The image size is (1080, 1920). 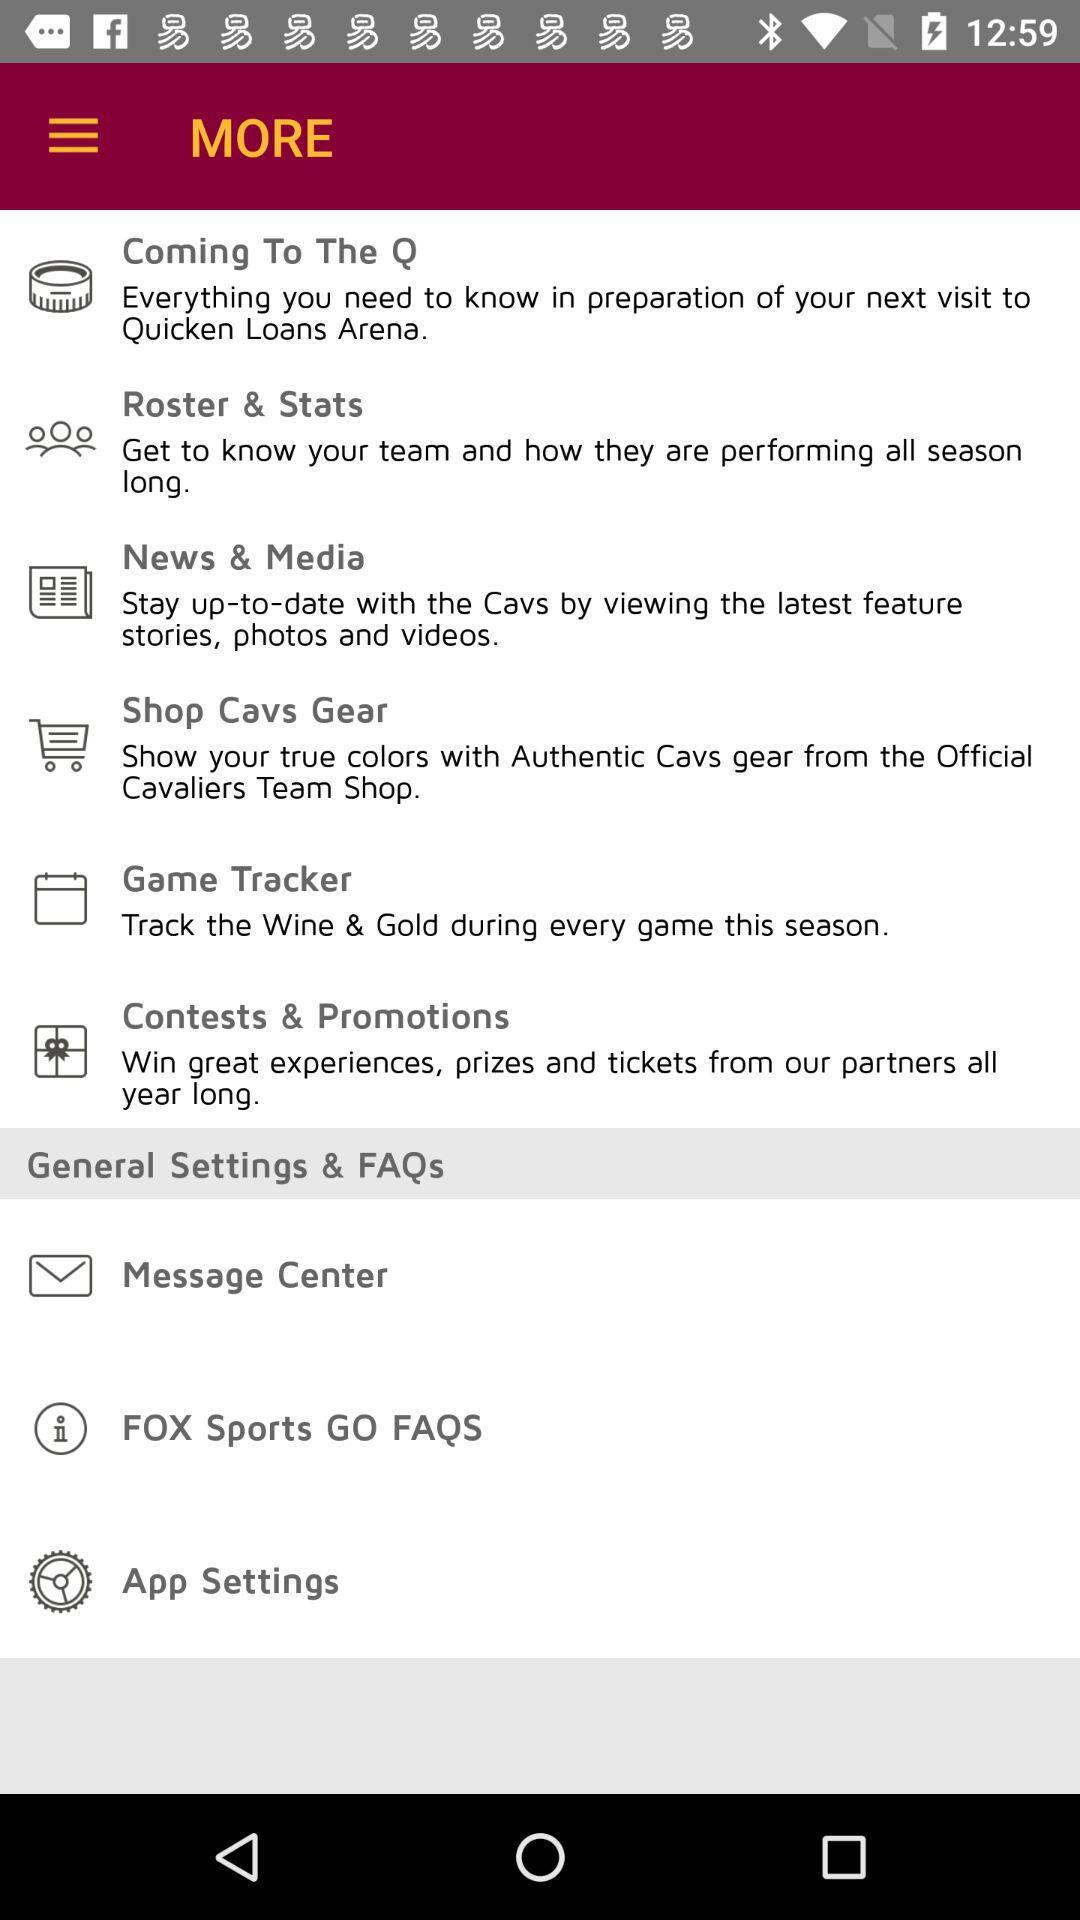 I want to click on the item to the left of the more icon, so click(x=72, y=135).